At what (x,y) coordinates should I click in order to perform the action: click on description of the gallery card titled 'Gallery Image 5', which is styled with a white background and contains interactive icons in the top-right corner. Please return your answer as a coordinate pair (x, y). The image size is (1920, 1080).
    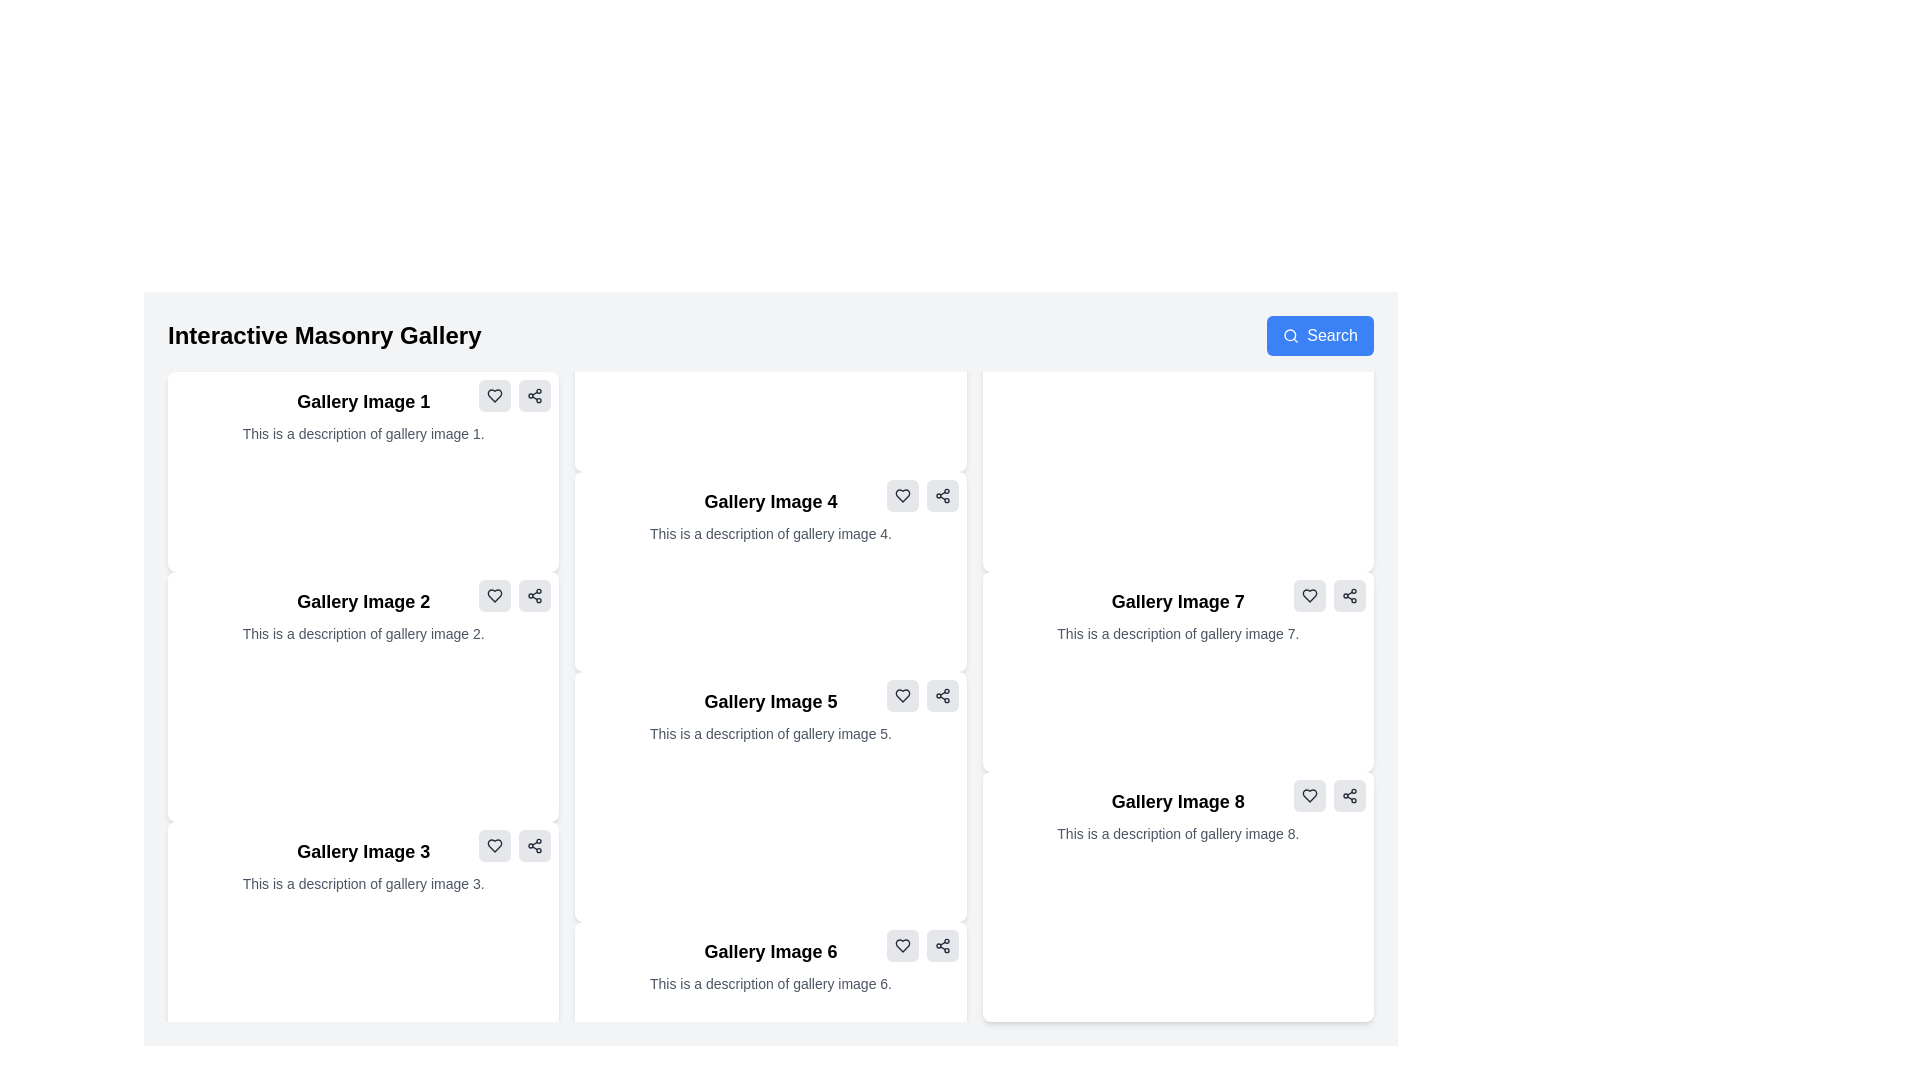
    Looking at the image, I should click on (770, 796).